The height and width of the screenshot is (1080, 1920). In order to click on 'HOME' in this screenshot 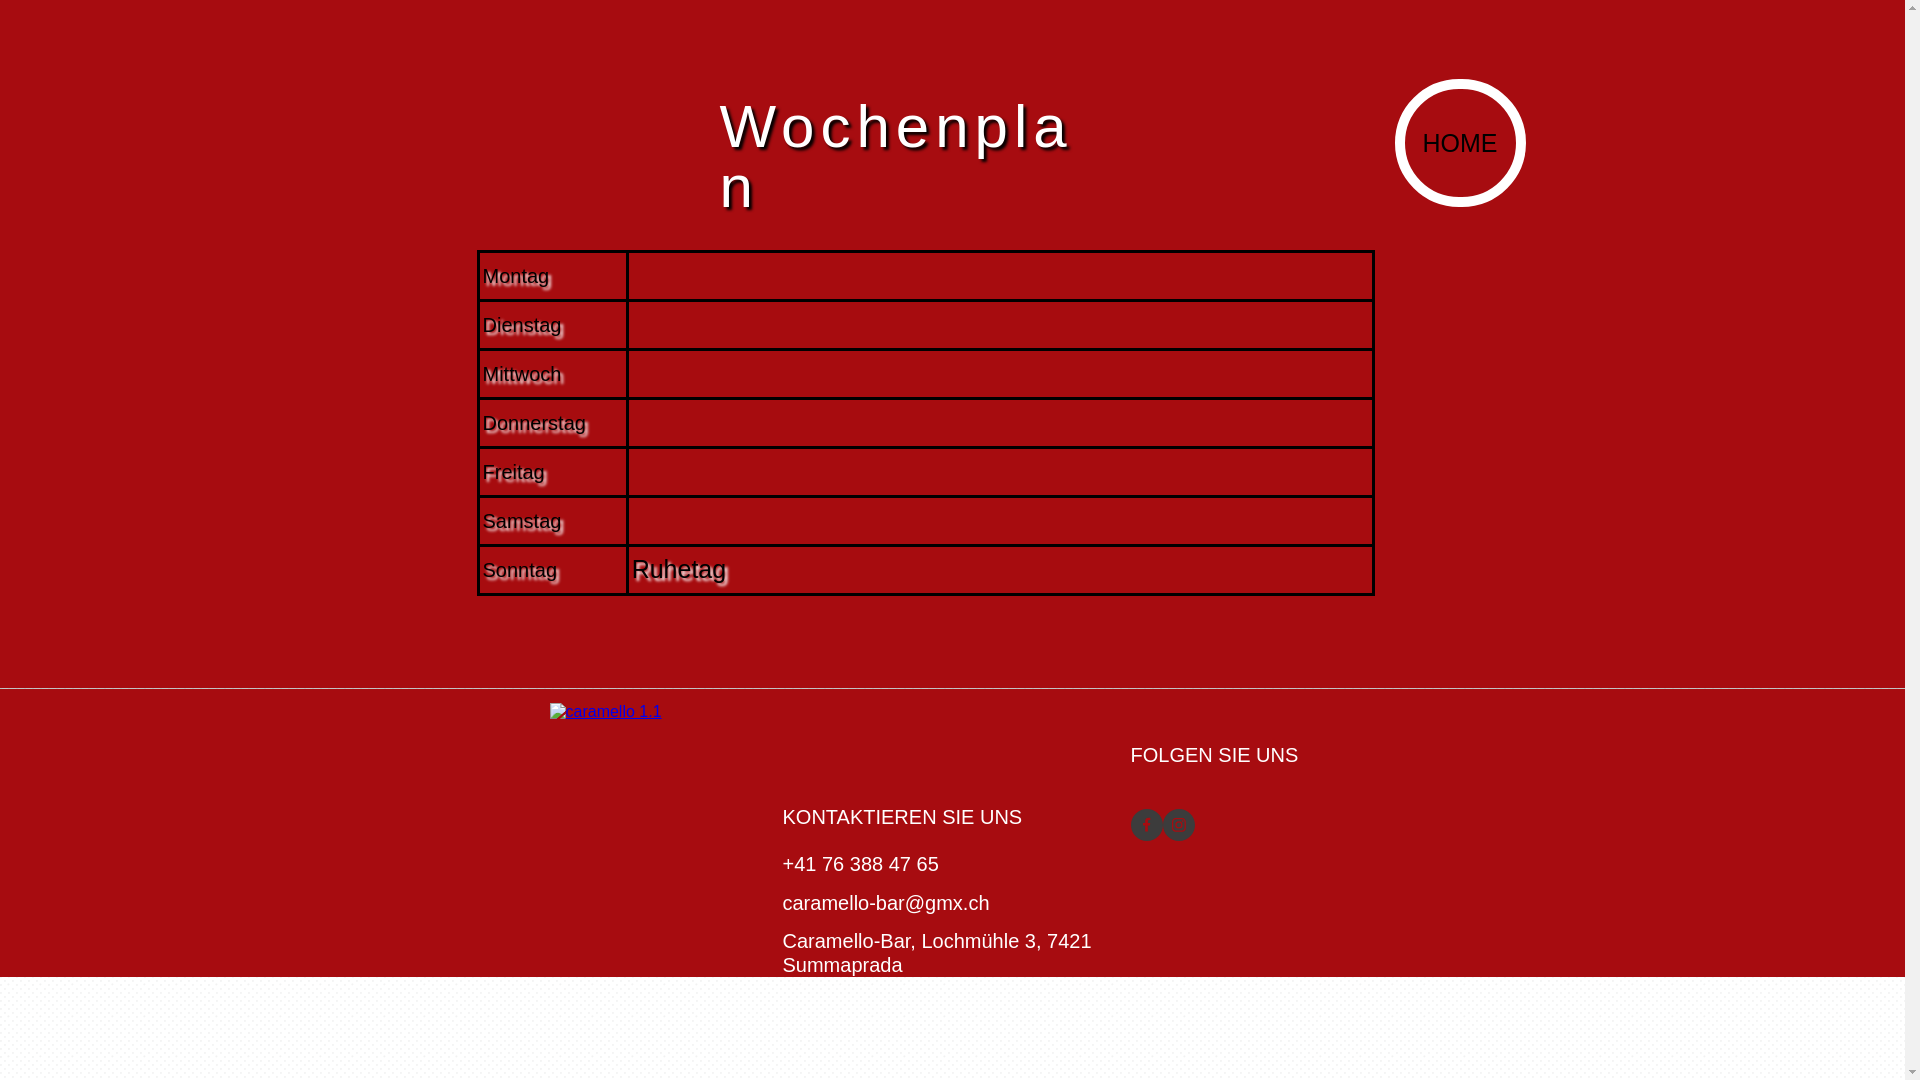, I will do `click(1402, 141)`.